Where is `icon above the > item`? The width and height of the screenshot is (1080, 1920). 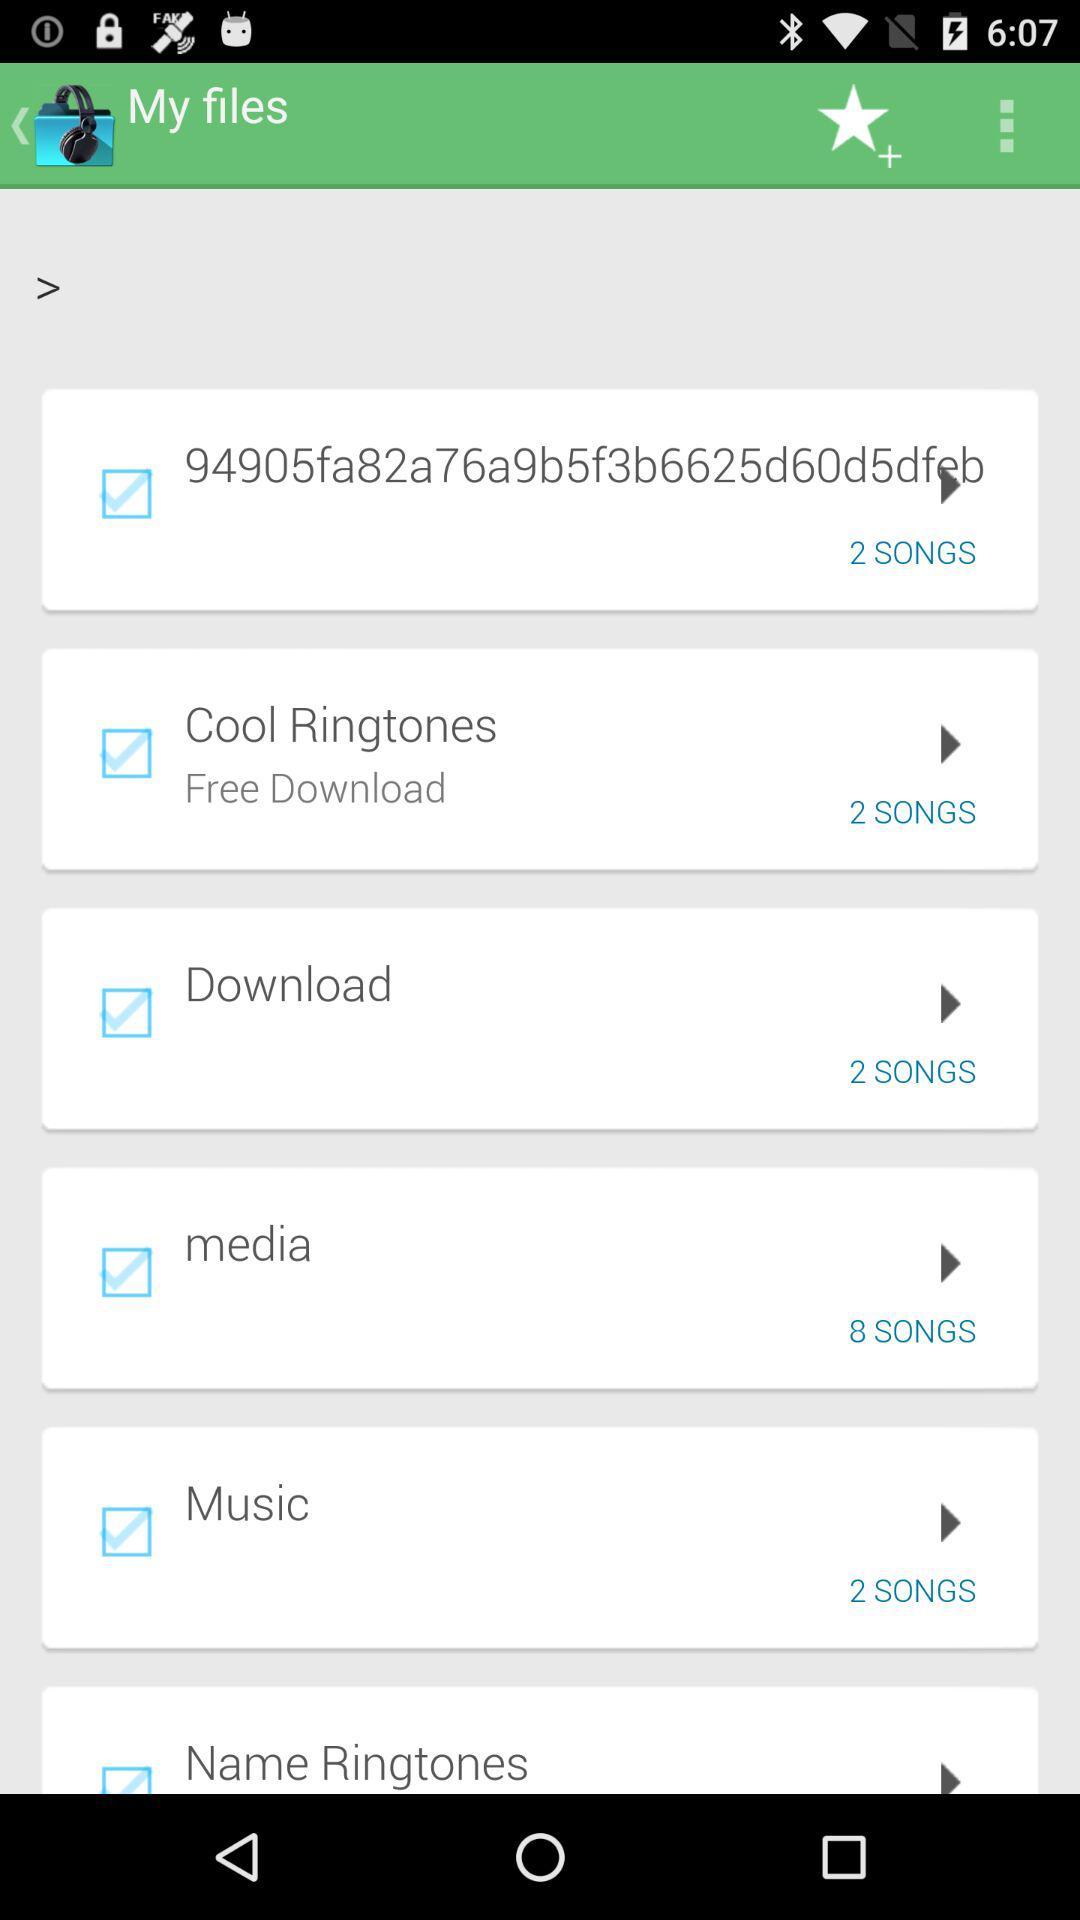
icon above the > item is located at coordinates (858, 124).